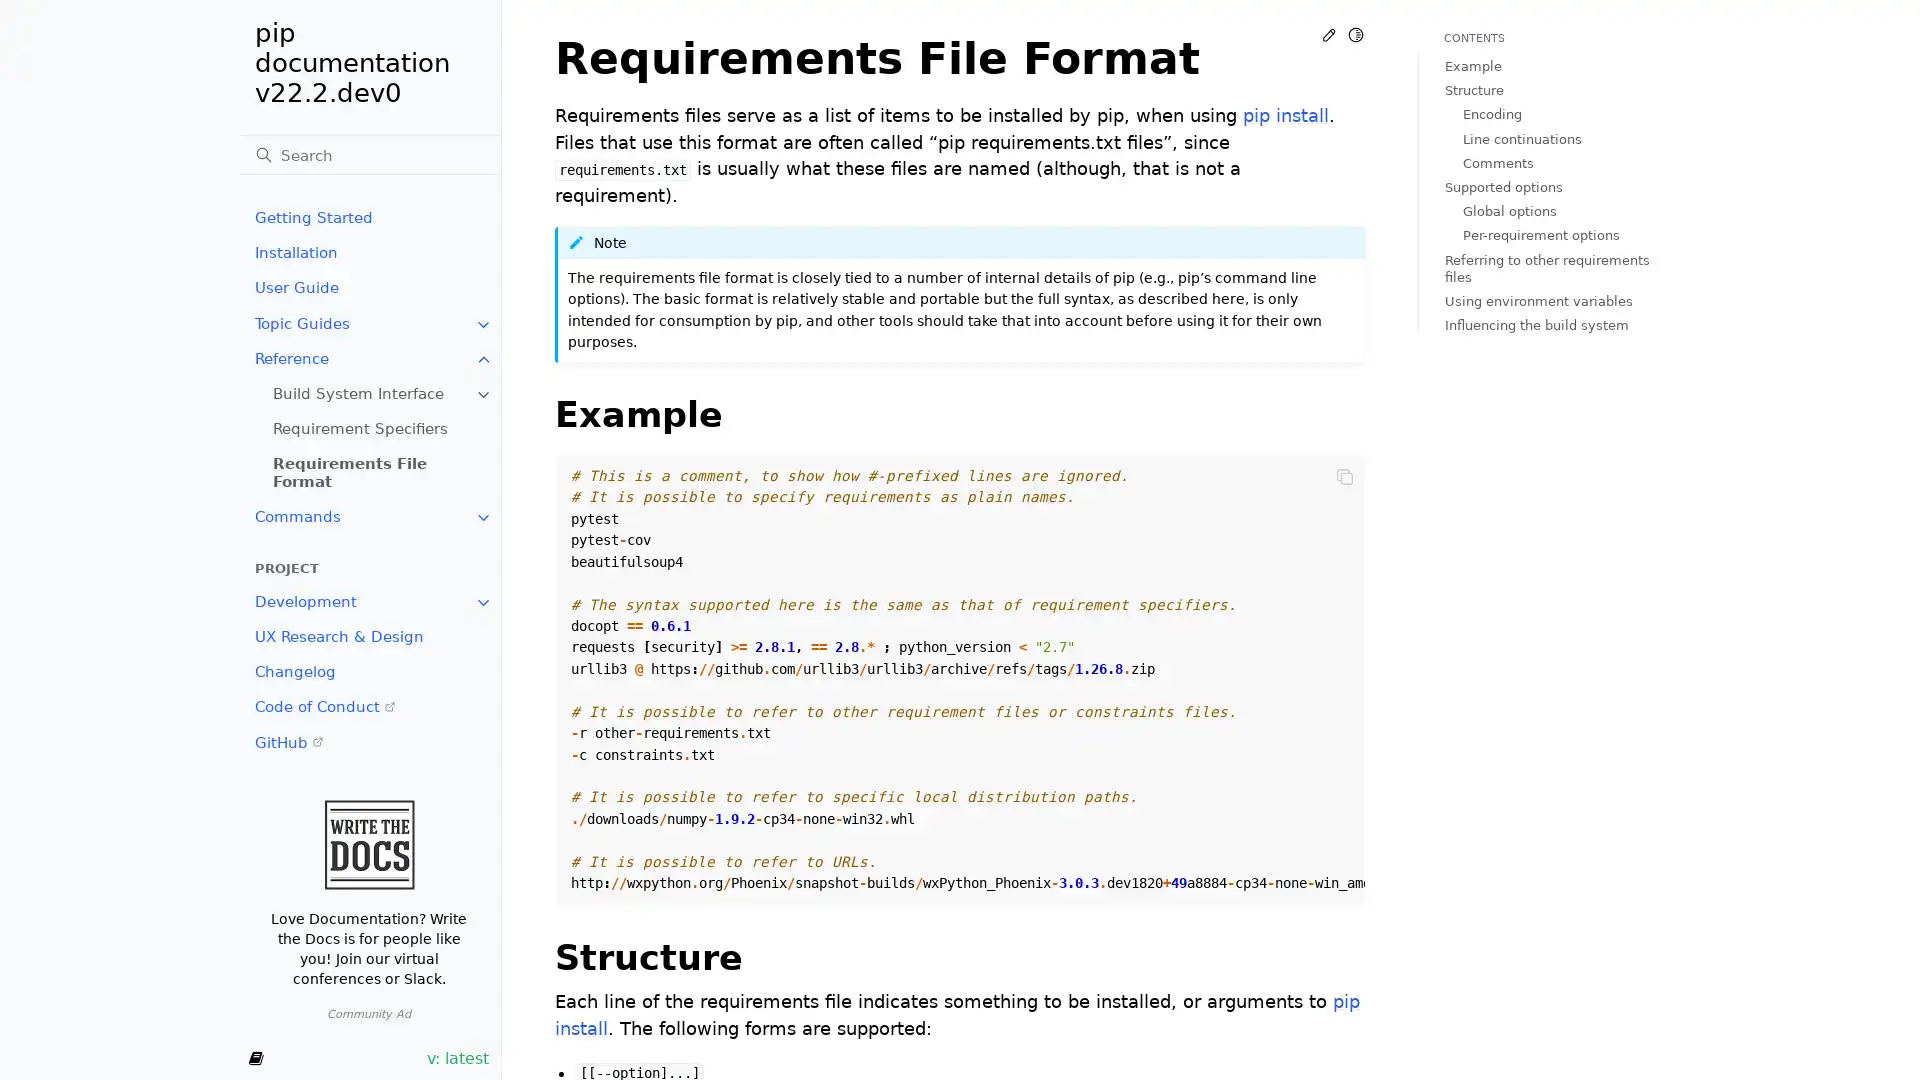 This screenshot has width=1920, height=1080. Describe the element at coordinates (1344, 475) in the screenshot. I see `Copy to clipboard` at that location.